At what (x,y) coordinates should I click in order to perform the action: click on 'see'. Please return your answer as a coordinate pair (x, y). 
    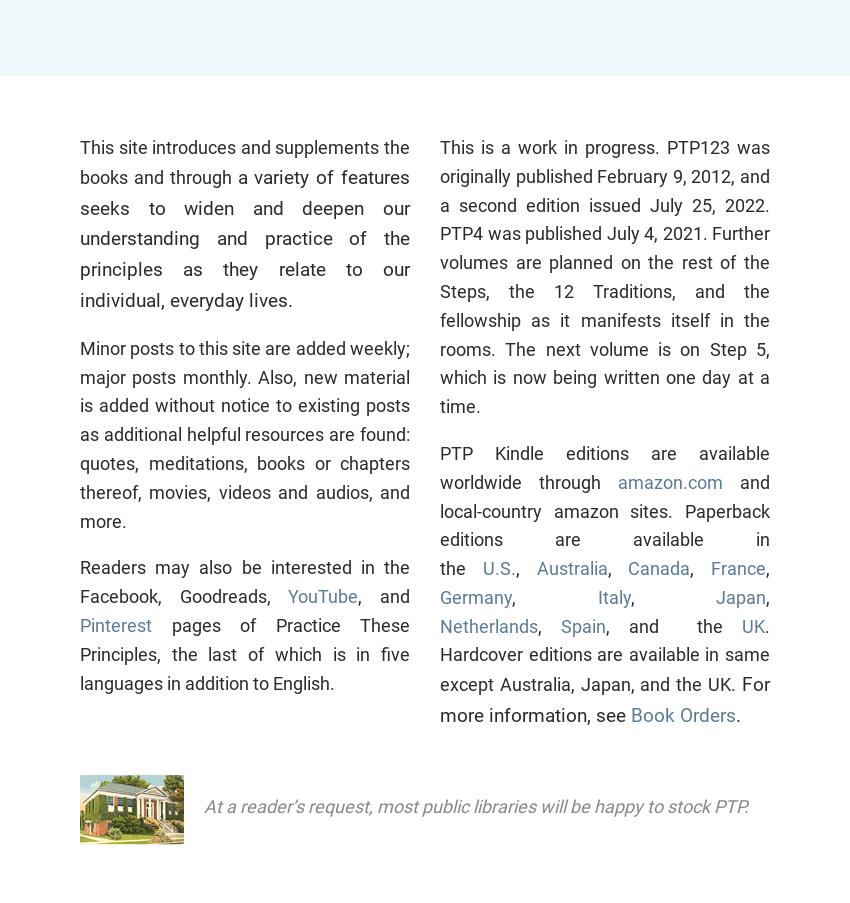
    Looking at the image, I should click on (612, 715).